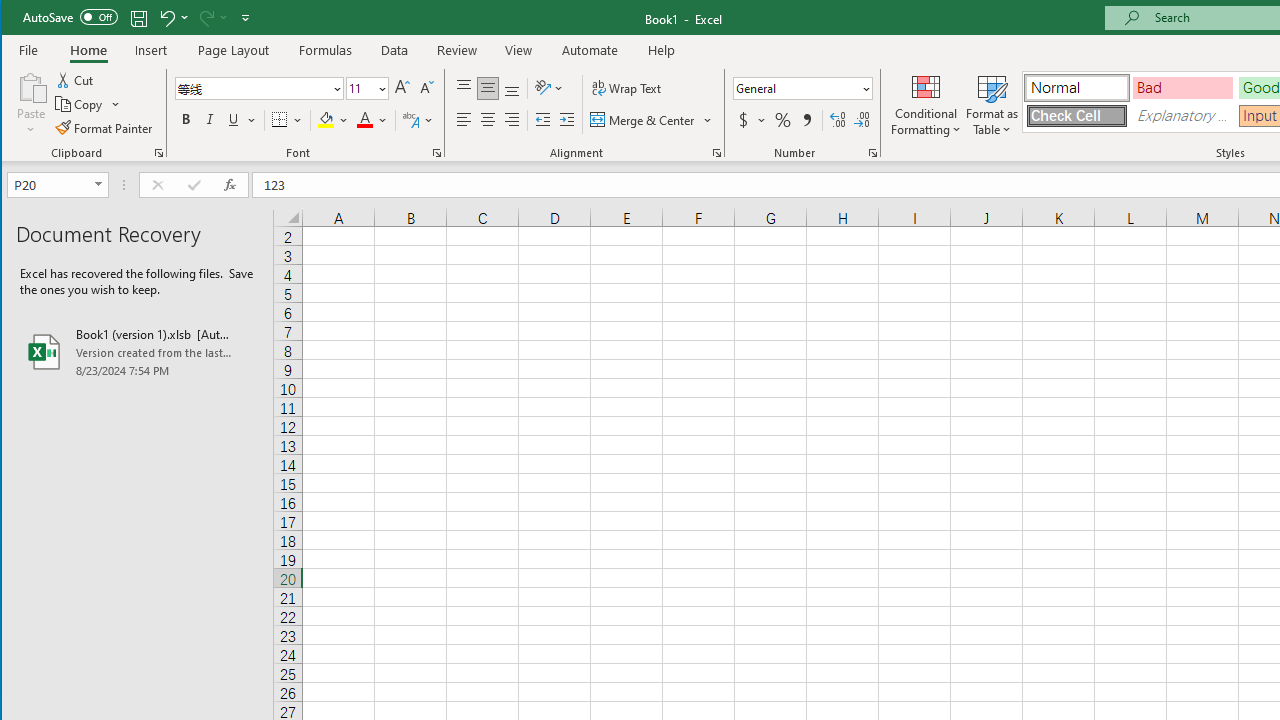  Describe the element at coordinates (862, 120) in the screenshot. I see `'Decrease Decimal'` at that location.